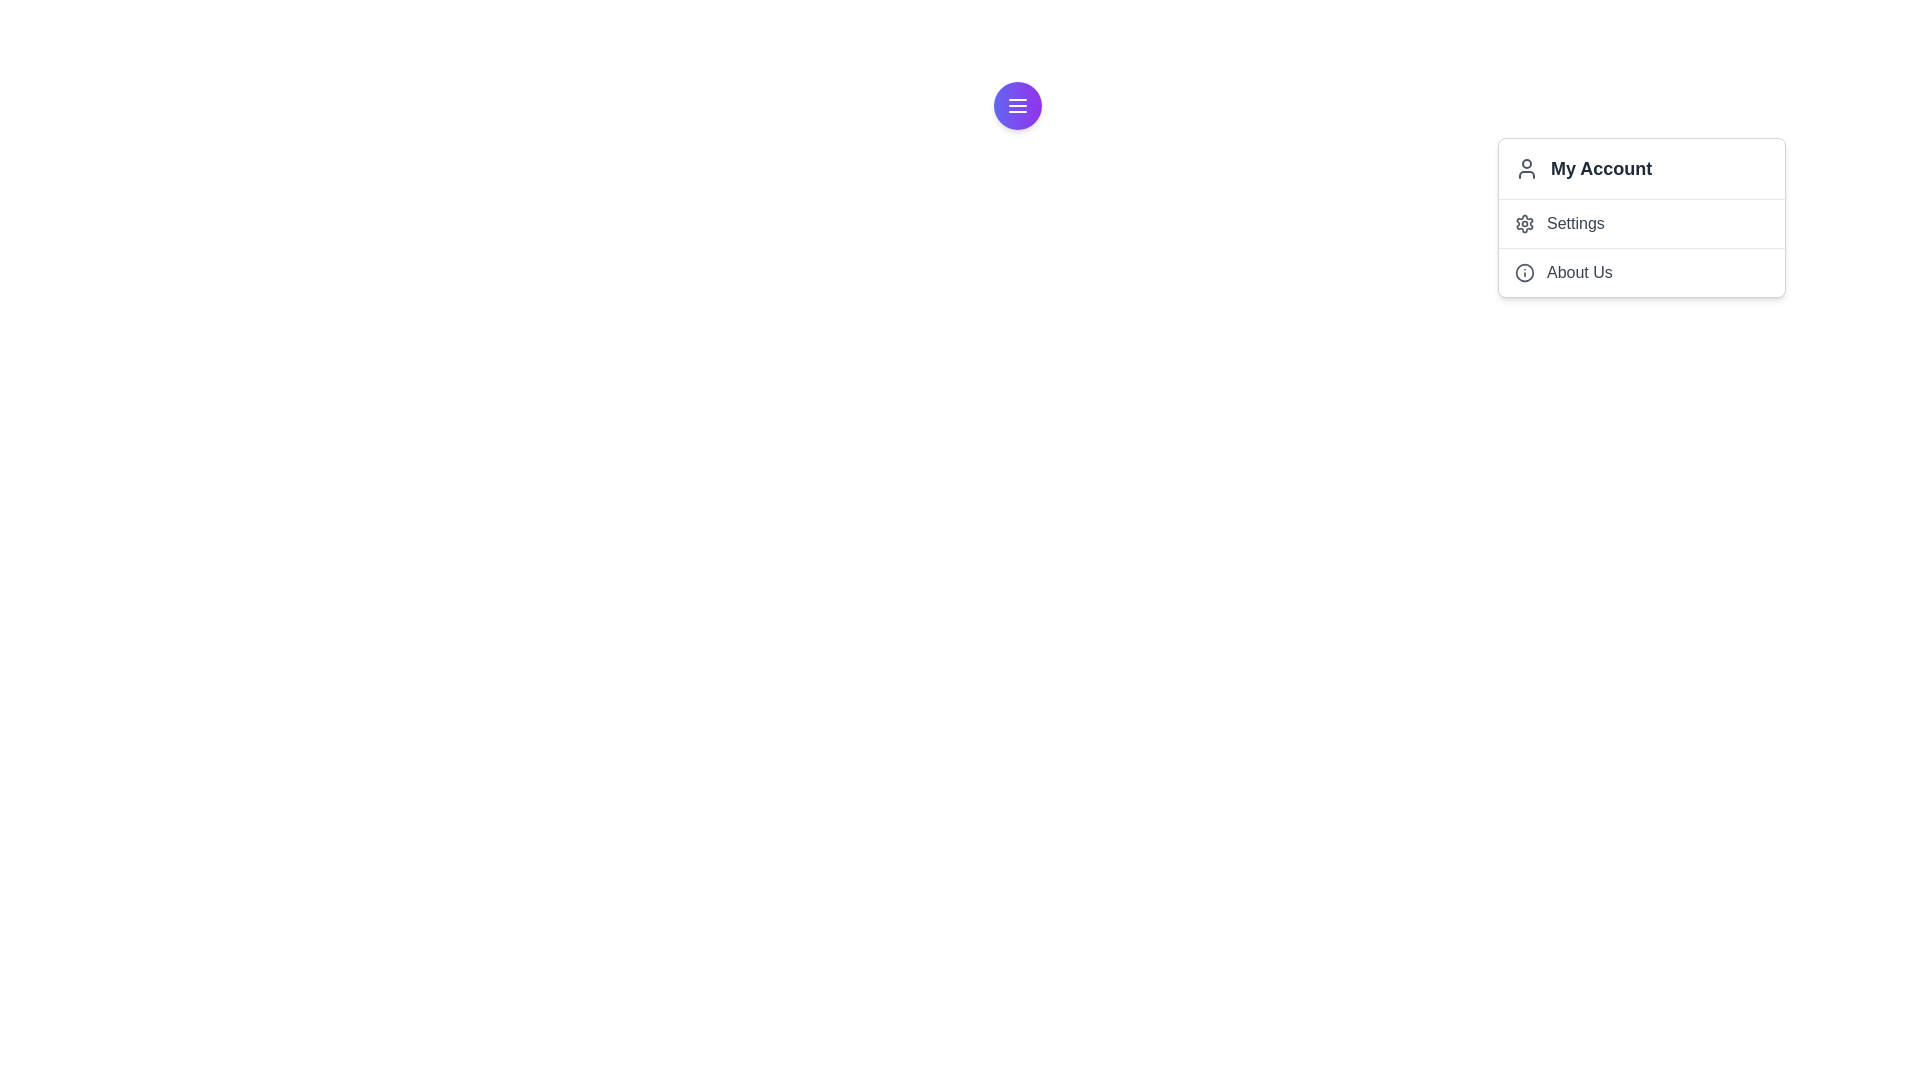  I want to click on the central button used, so click(1017, 105).